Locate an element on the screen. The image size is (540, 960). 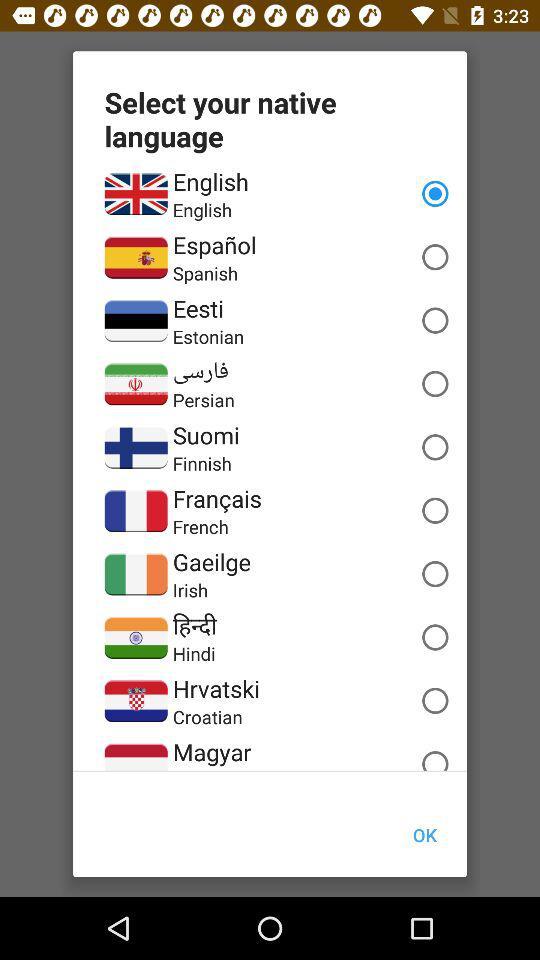
estonian icon is located at coordinates (207, 336).